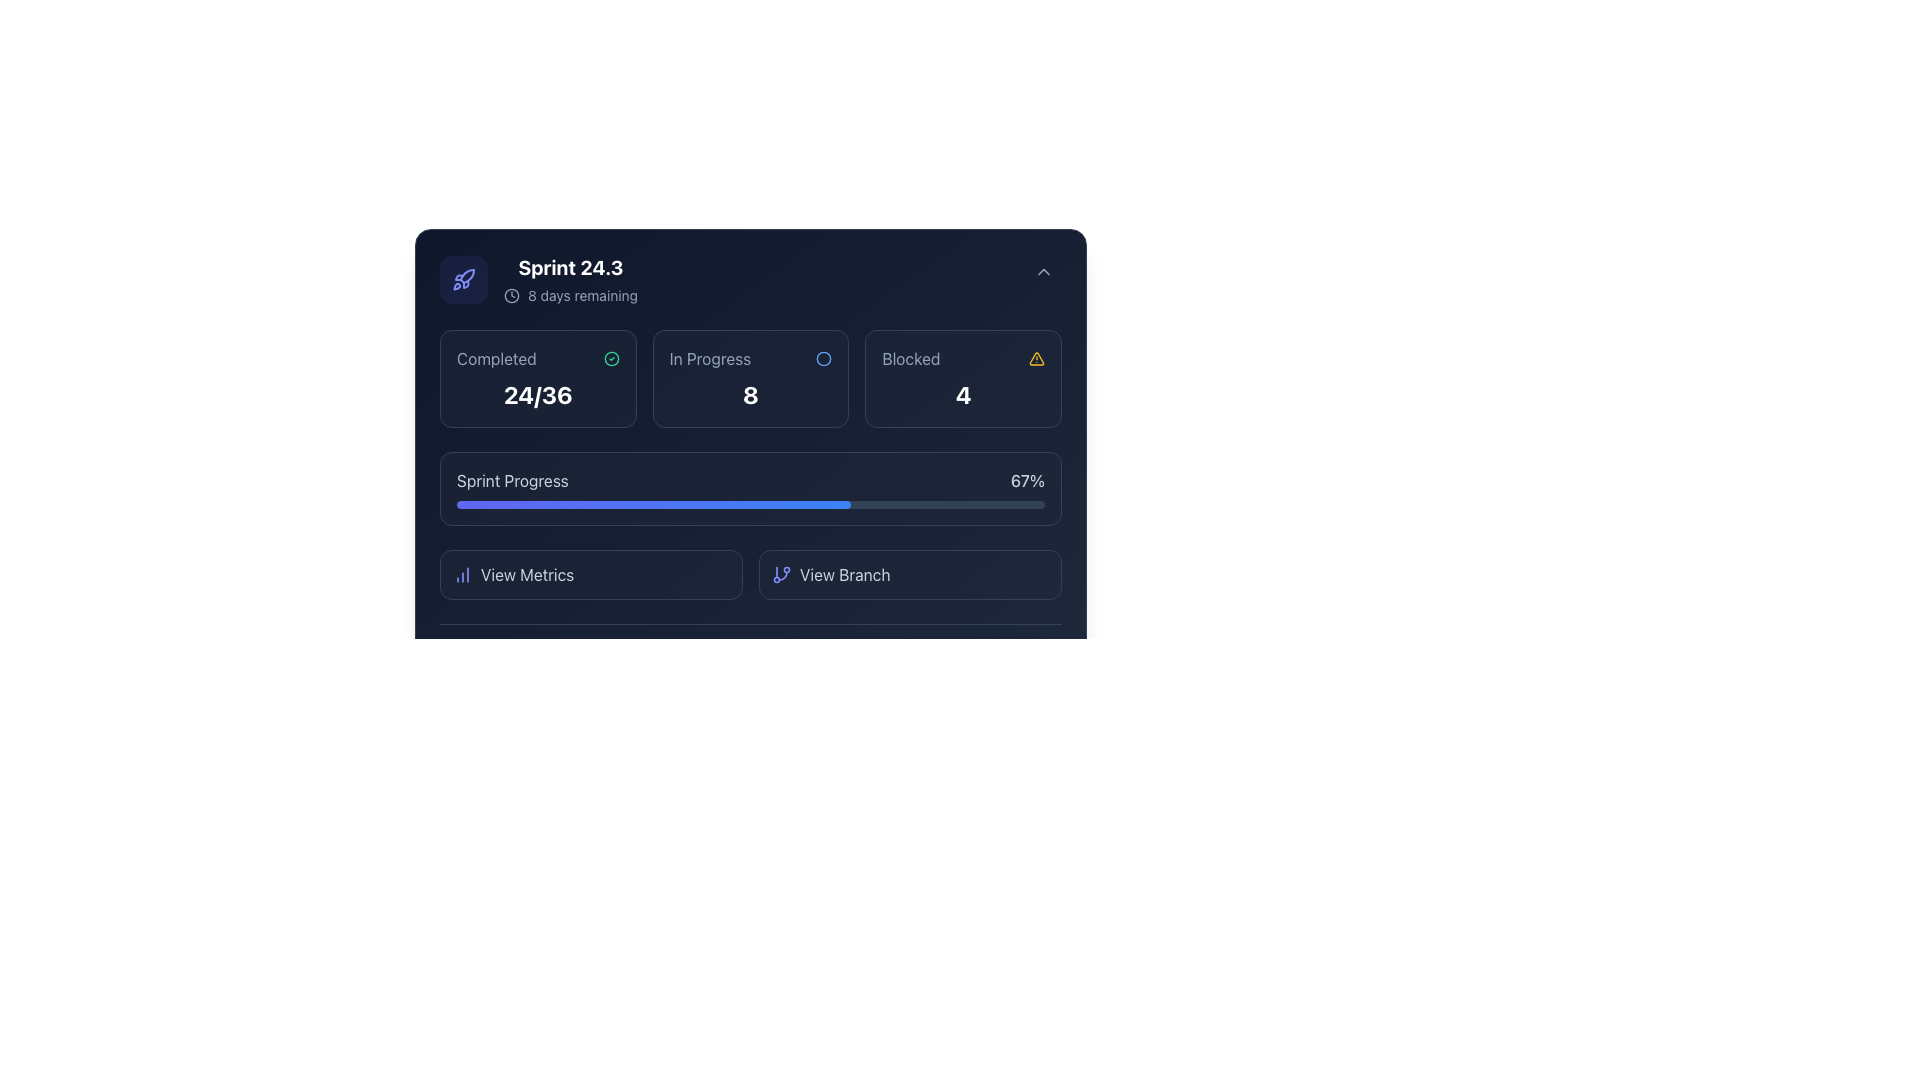 This screenshot has width=1920, height=1080. What do you see at coordinates (527, 574) in the screenshot?
I see `the 'View Metrics' text label or button` at bounding box center [527, 574].